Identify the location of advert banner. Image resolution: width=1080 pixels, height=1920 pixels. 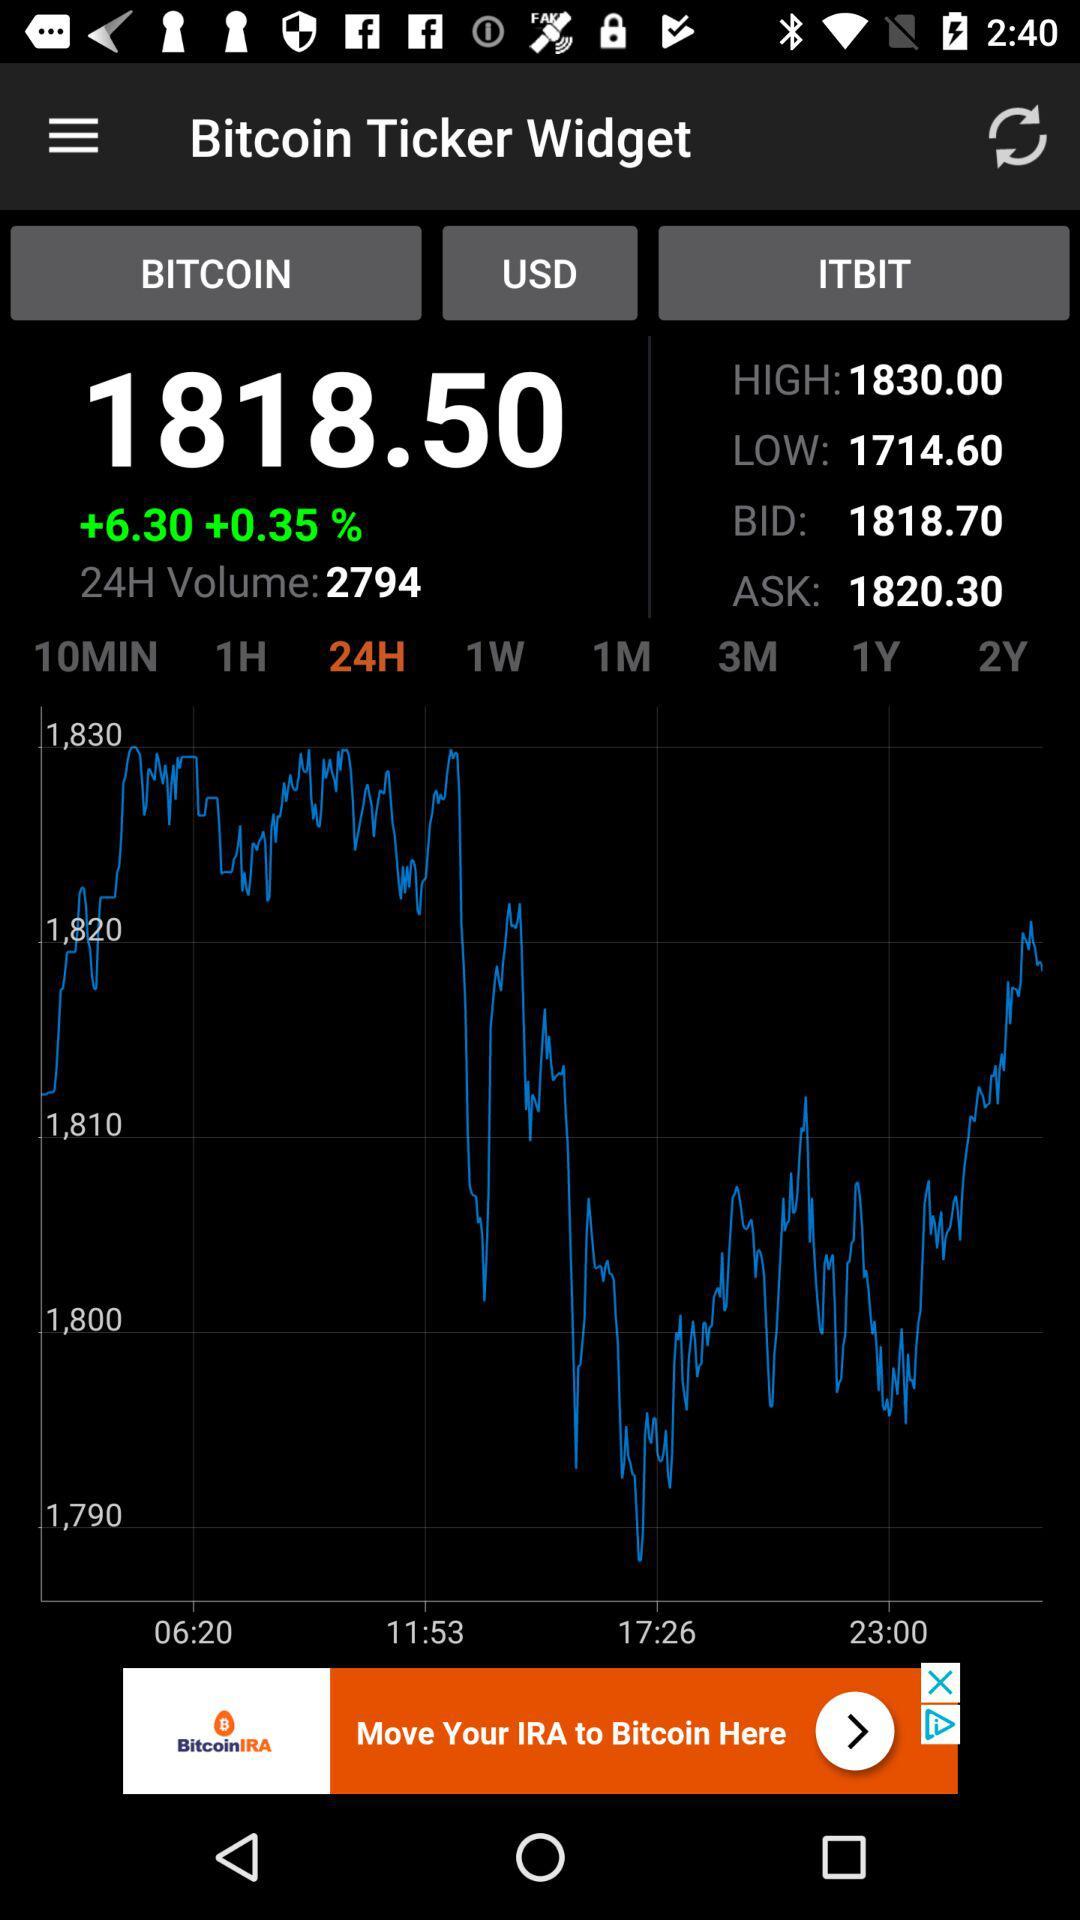
(540, 1727).